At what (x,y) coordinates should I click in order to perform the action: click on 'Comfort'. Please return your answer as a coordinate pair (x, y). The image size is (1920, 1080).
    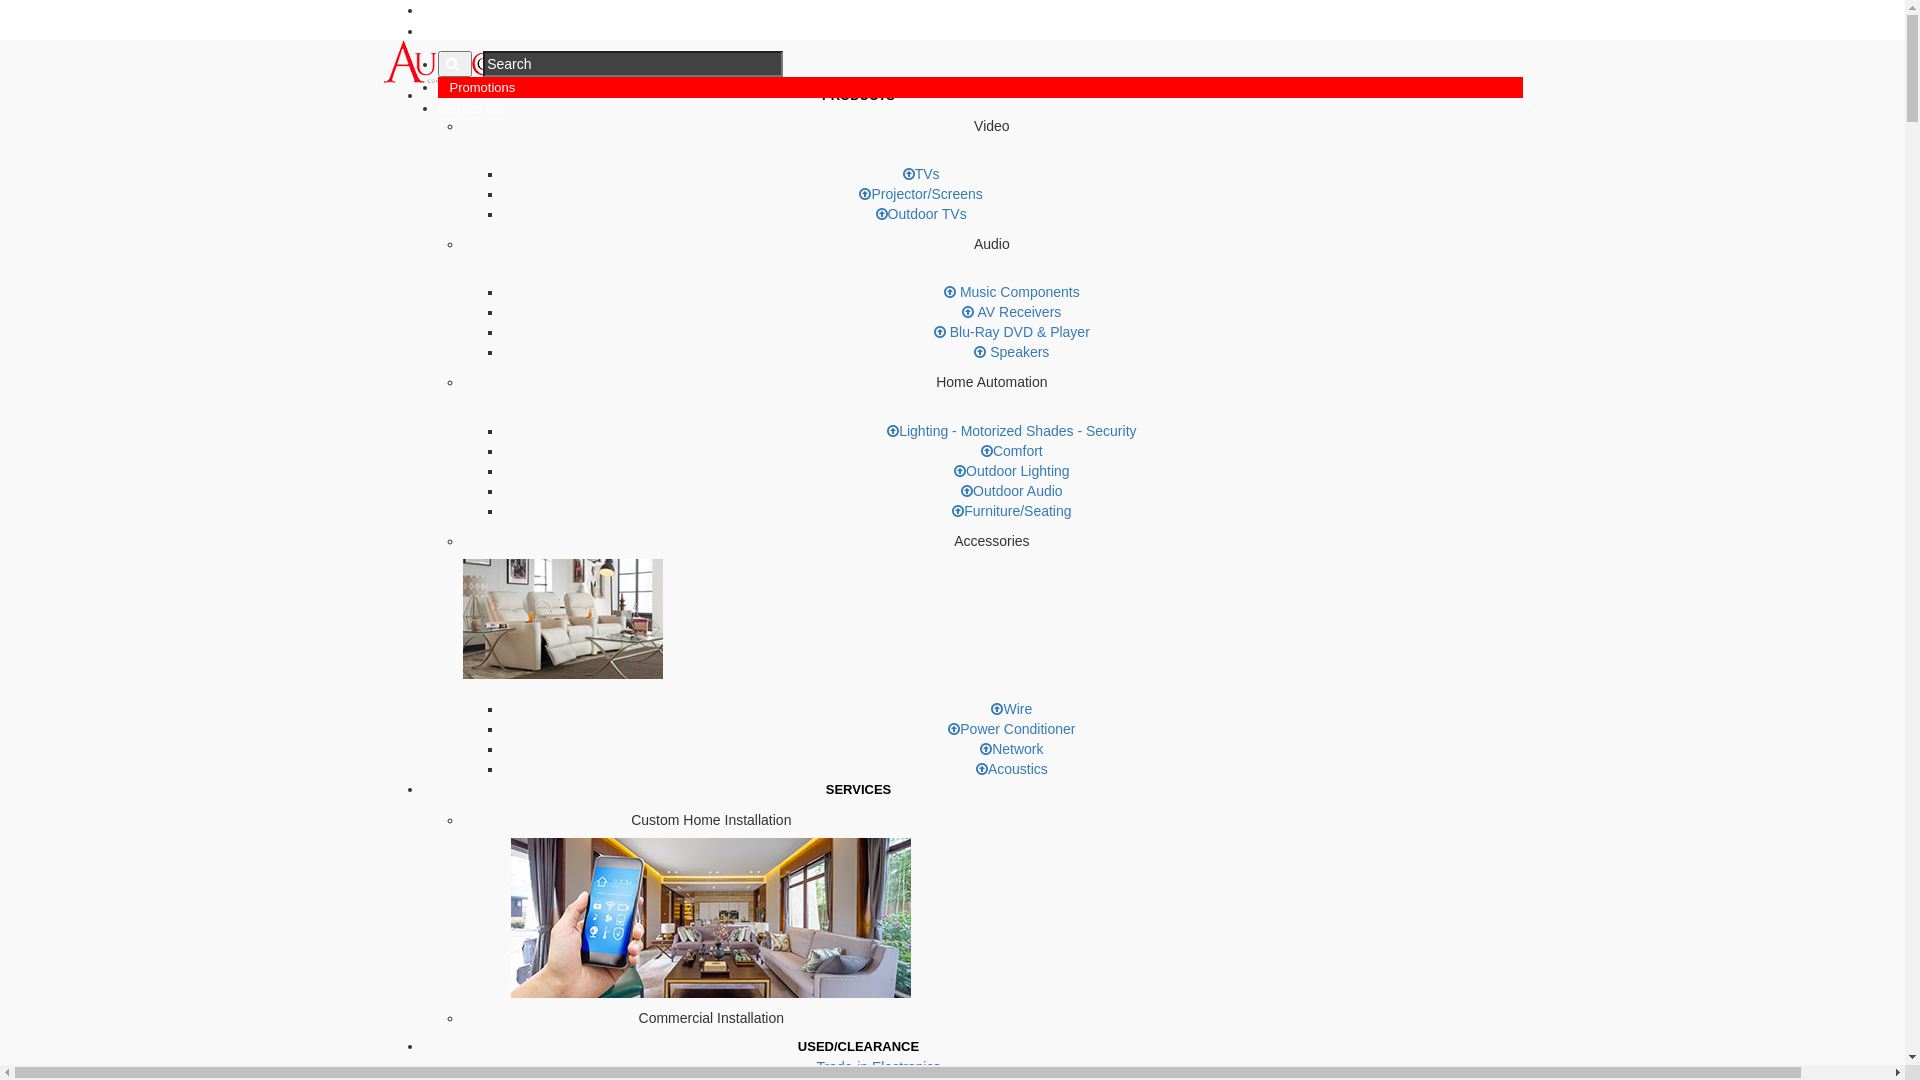
    Looking at the image, I should click on (1012, 451).